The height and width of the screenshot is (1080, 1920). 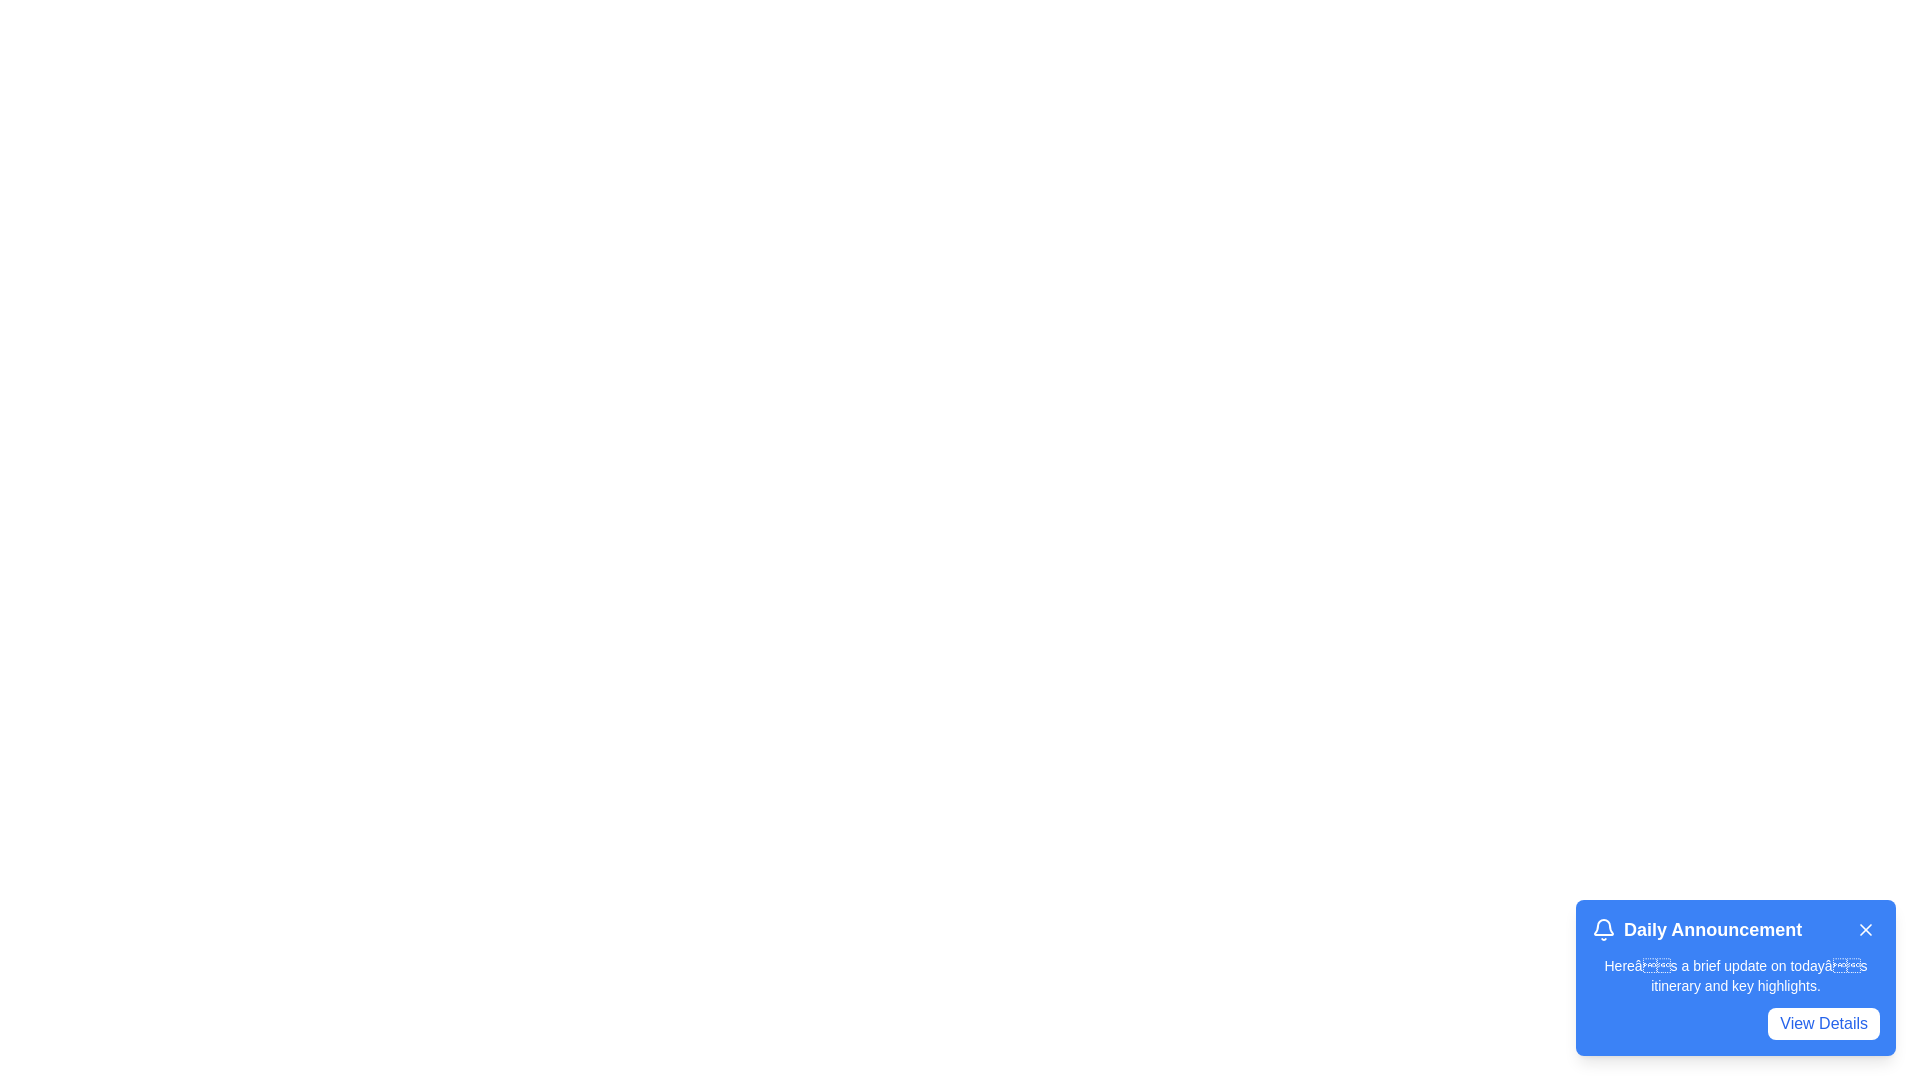 What do you see at coordinates (1603, 929) in the screenshot?
I see `the bell icon to inspect it` at bounding box center [1603, 929].